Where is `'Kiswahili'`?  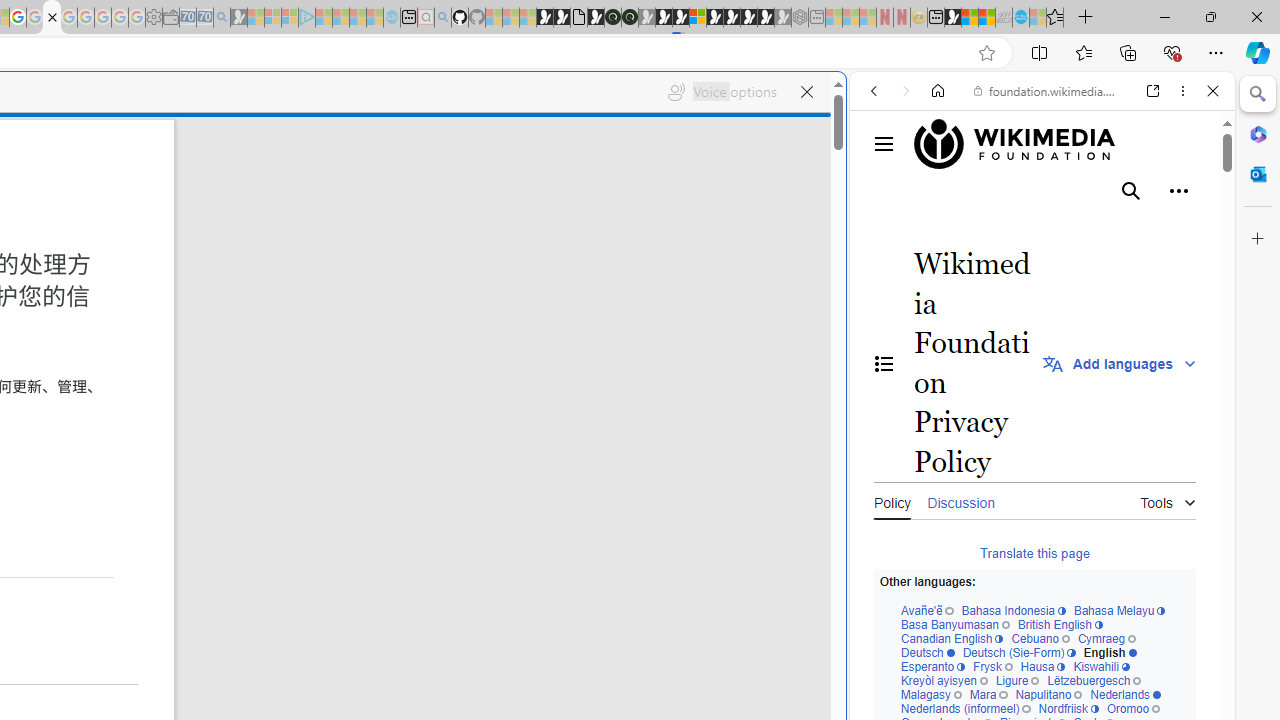
'Kiswahili' is located at coordinates (1100, 667).